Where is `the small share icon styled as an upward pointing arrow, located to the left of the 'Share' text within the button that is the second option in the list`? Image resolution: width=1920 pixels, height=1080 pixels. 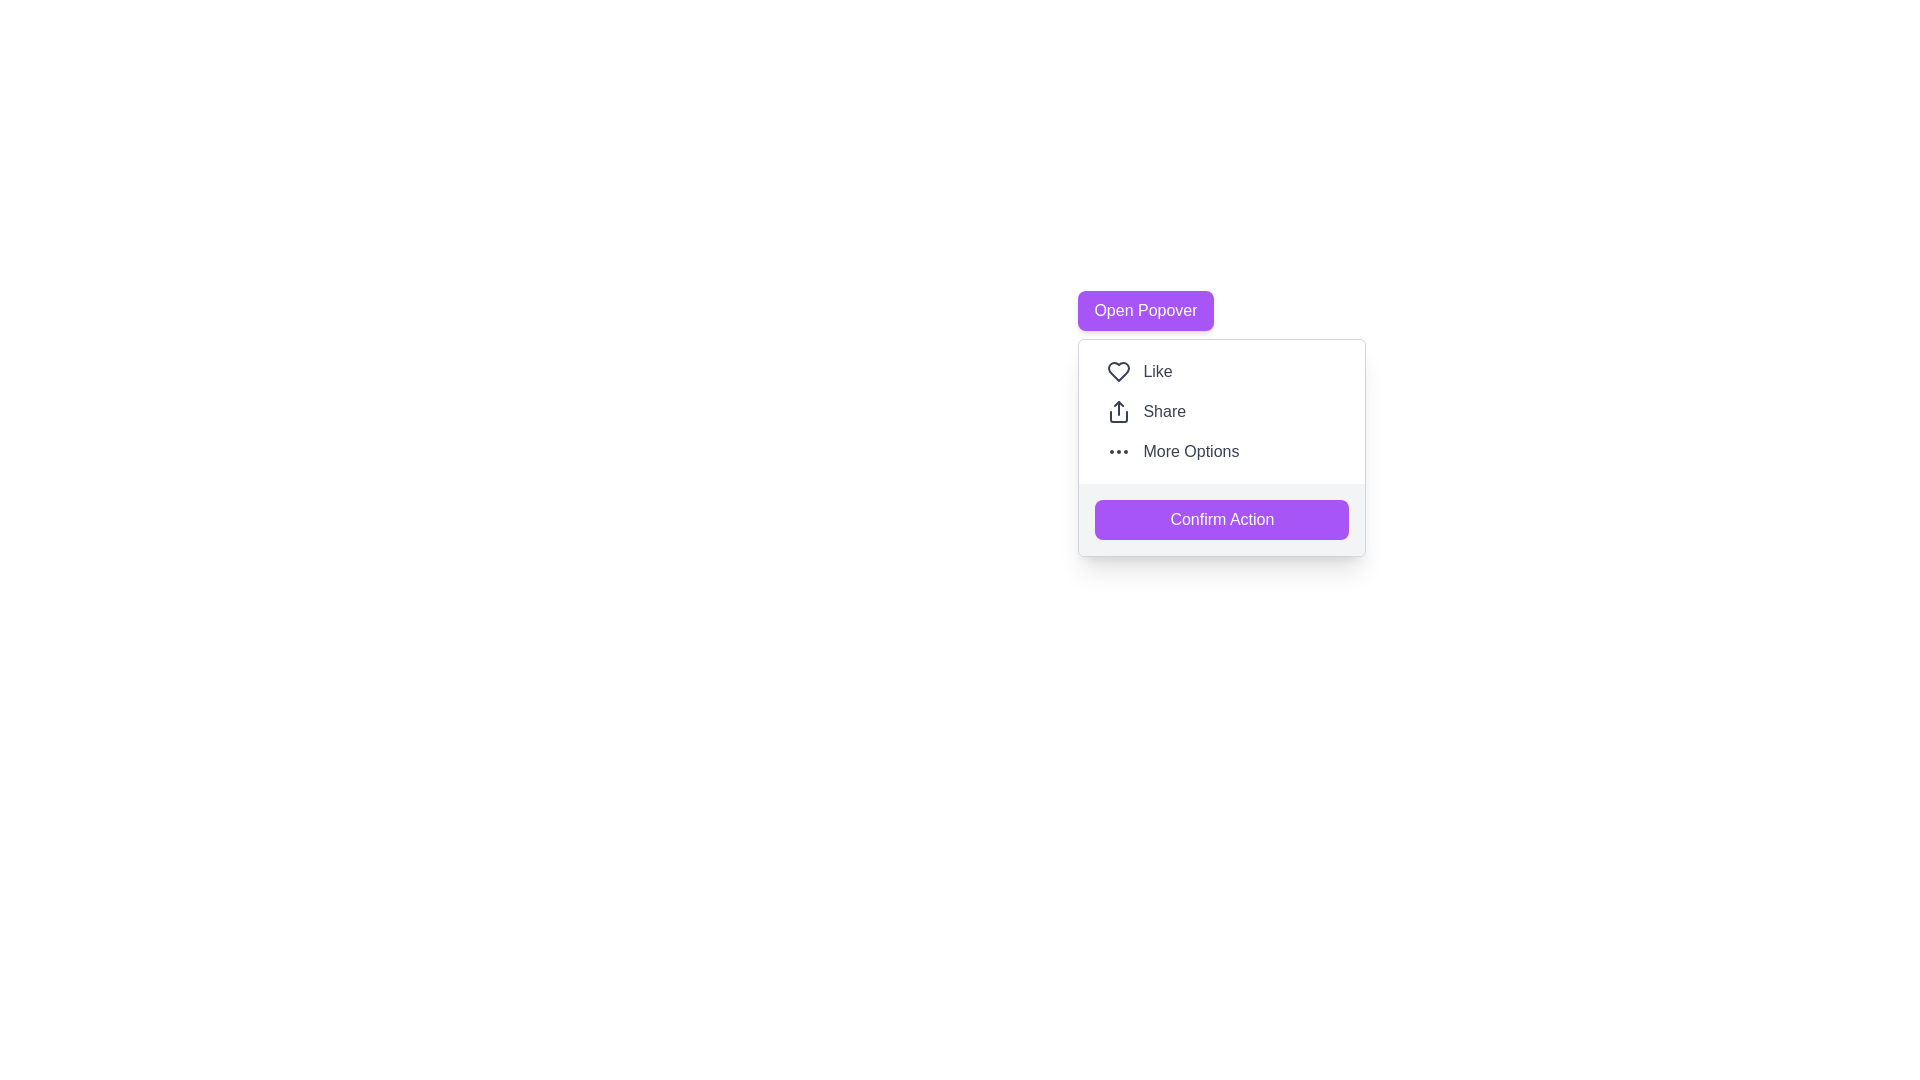 the small share icon styled as an upward pointing arrow, located to the left of the 'Share' text within the button that is the second option in the list is located at coordinates (1118, 411).